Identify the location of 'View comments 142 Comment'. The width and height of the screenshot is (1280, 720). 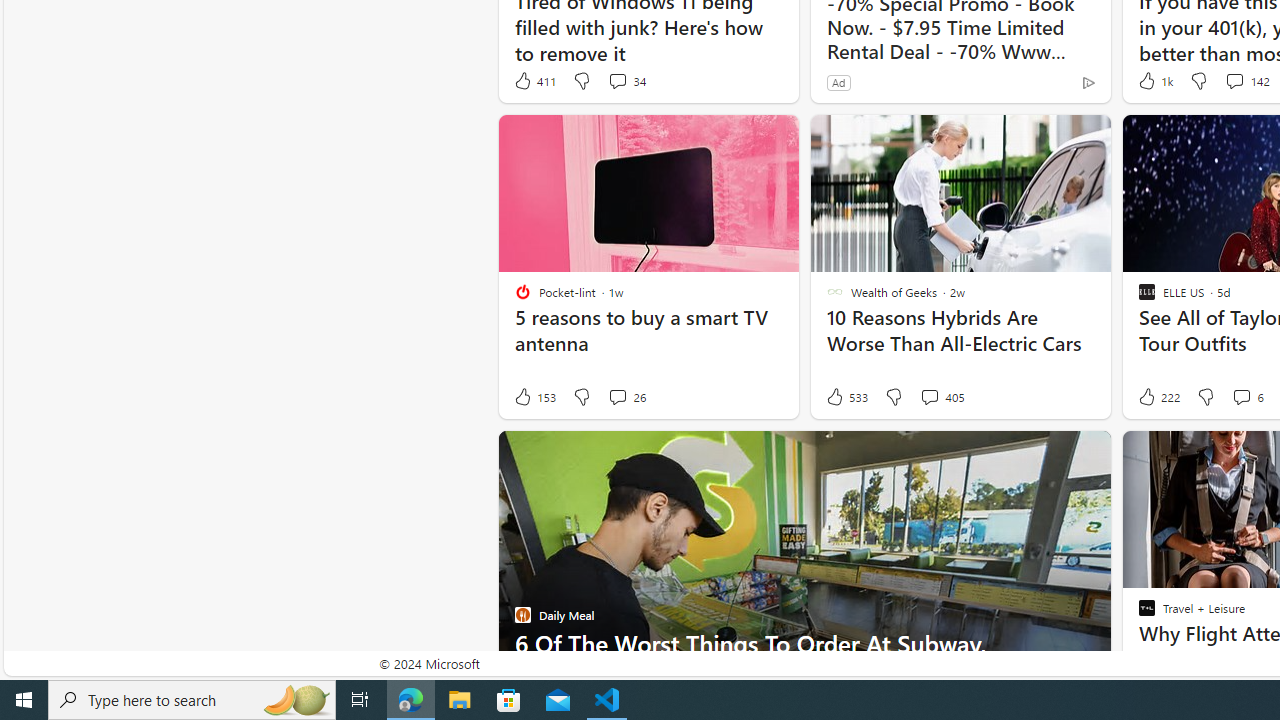
(1233, 80).